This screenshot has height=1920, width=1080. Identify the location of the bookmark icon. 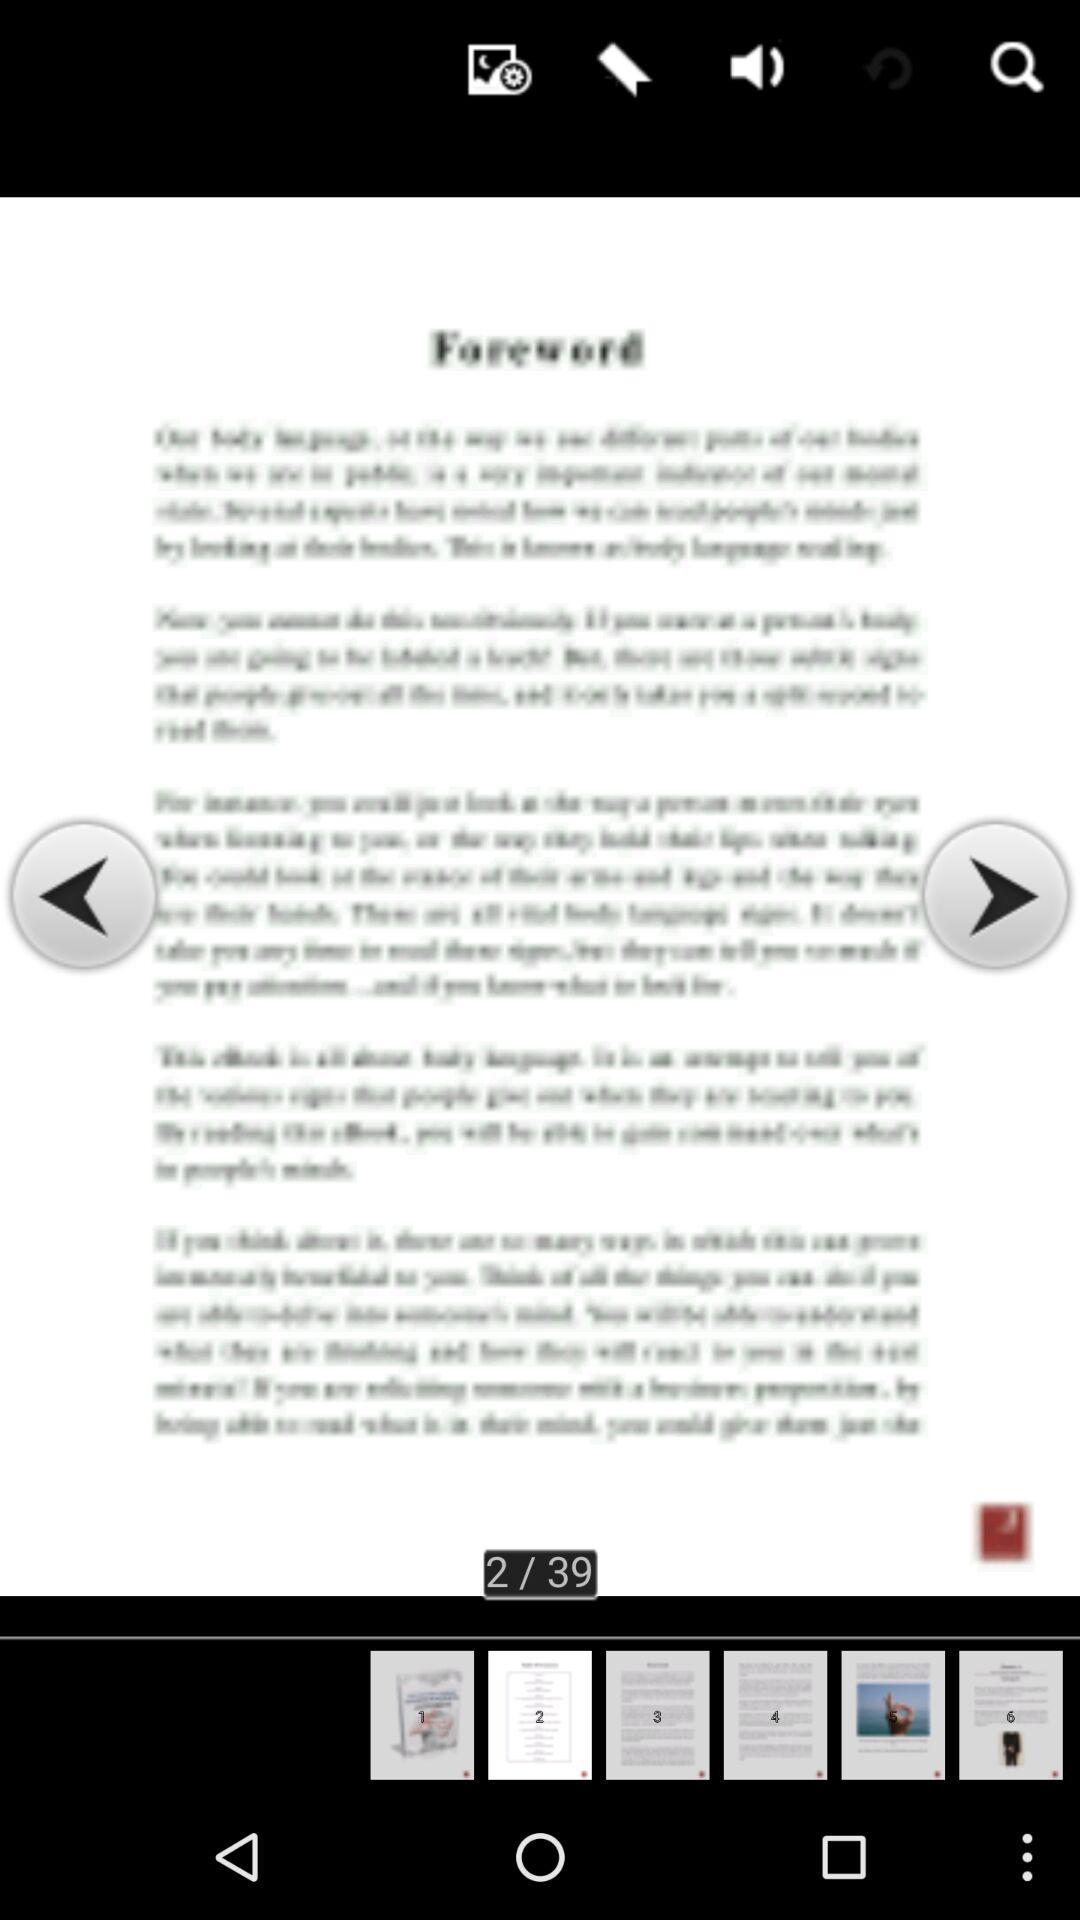
(619, 70).